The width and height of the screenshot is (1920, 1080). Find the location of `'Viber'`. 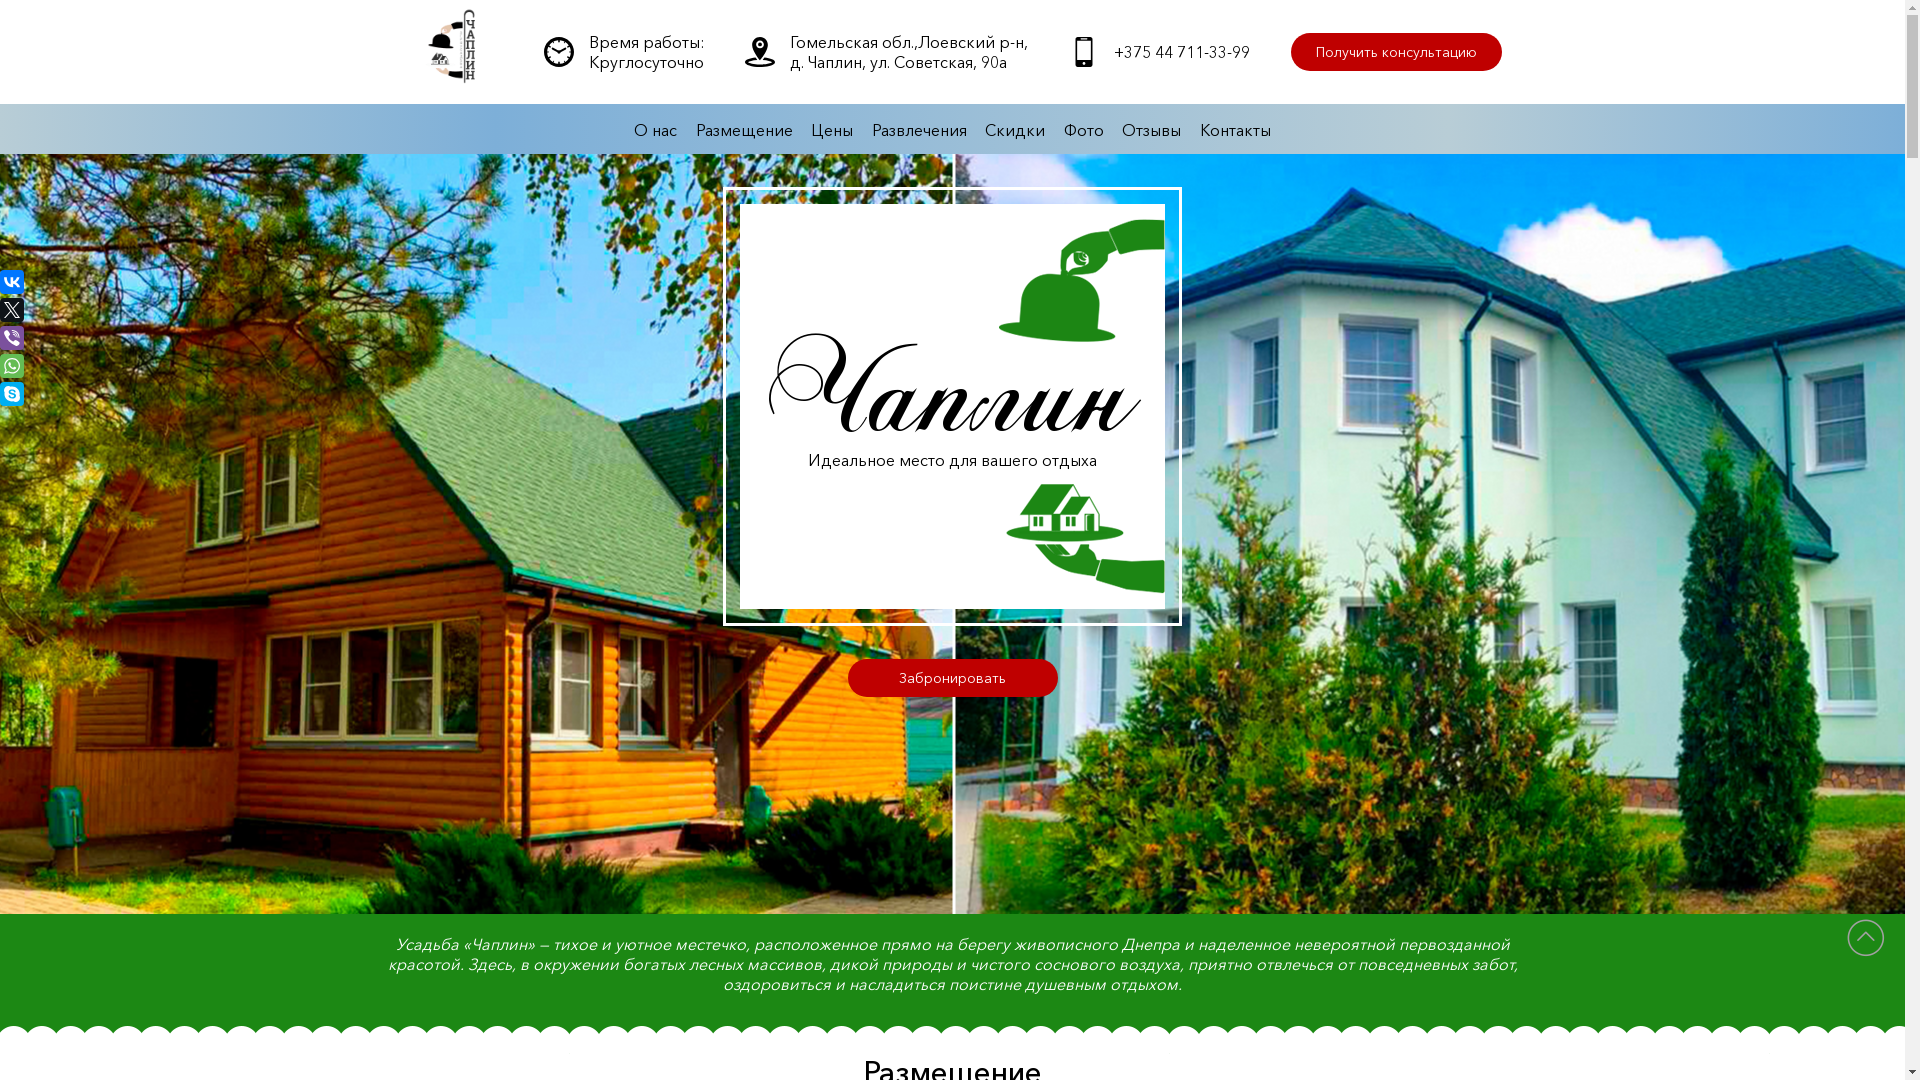

'Viber' is located at coordinates (12, 337).